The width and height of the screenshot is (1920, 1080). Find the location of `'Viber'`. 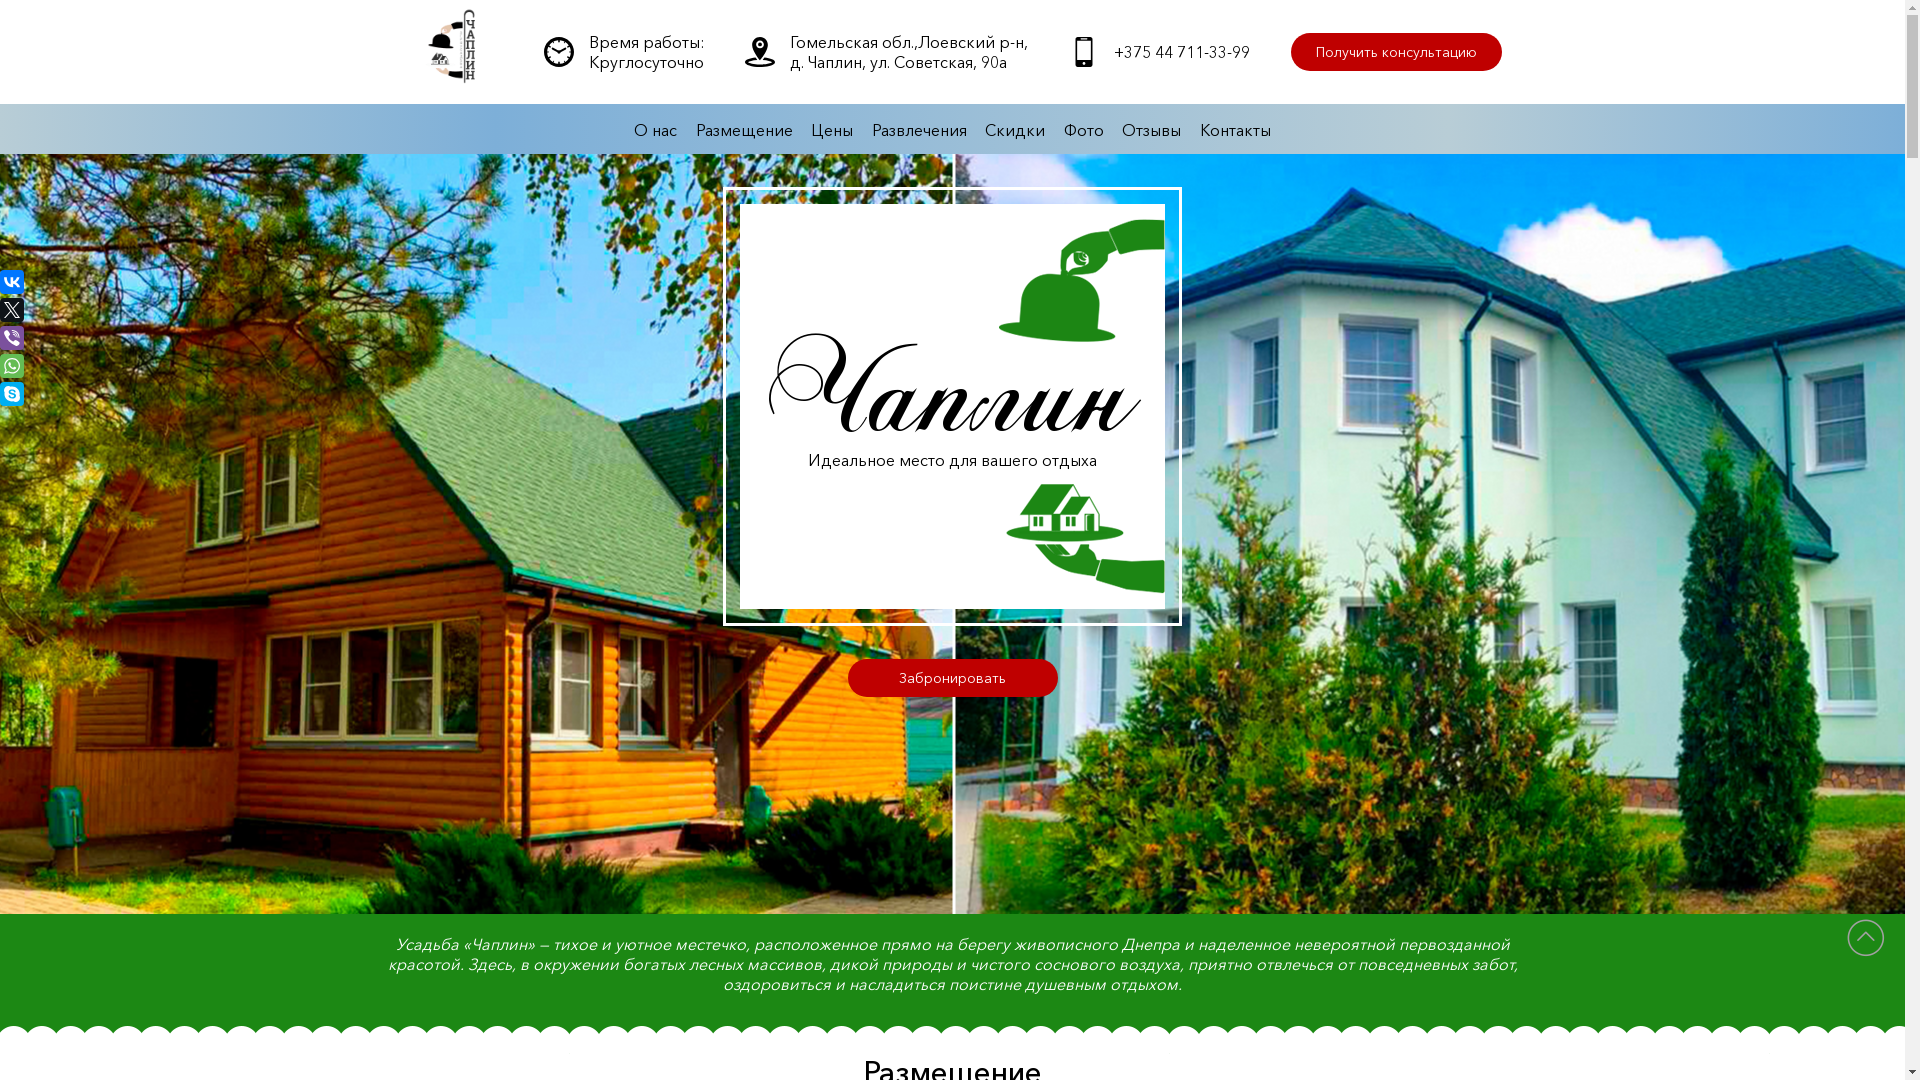

'Viber' is located at coordinates (12, 337).